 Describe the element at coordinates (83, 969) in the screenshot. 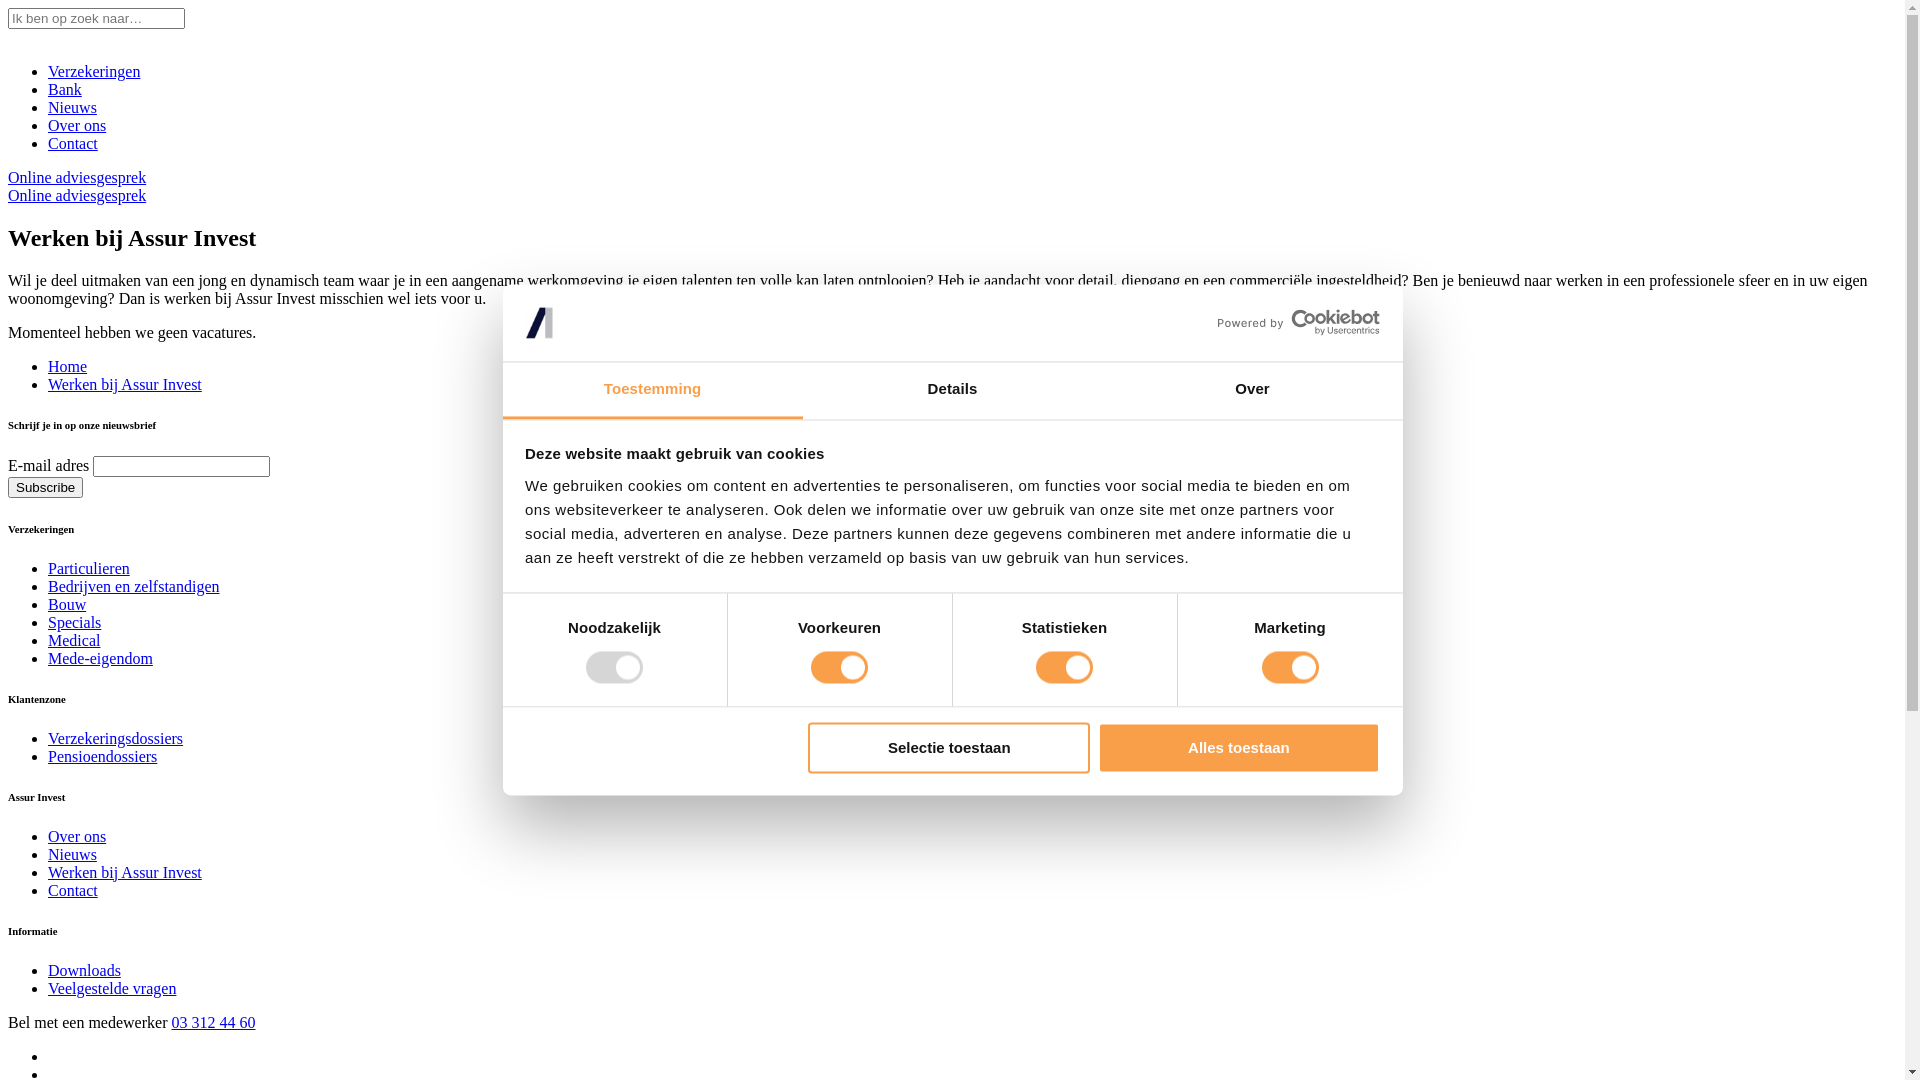

I see `'Downloads'` at that location.